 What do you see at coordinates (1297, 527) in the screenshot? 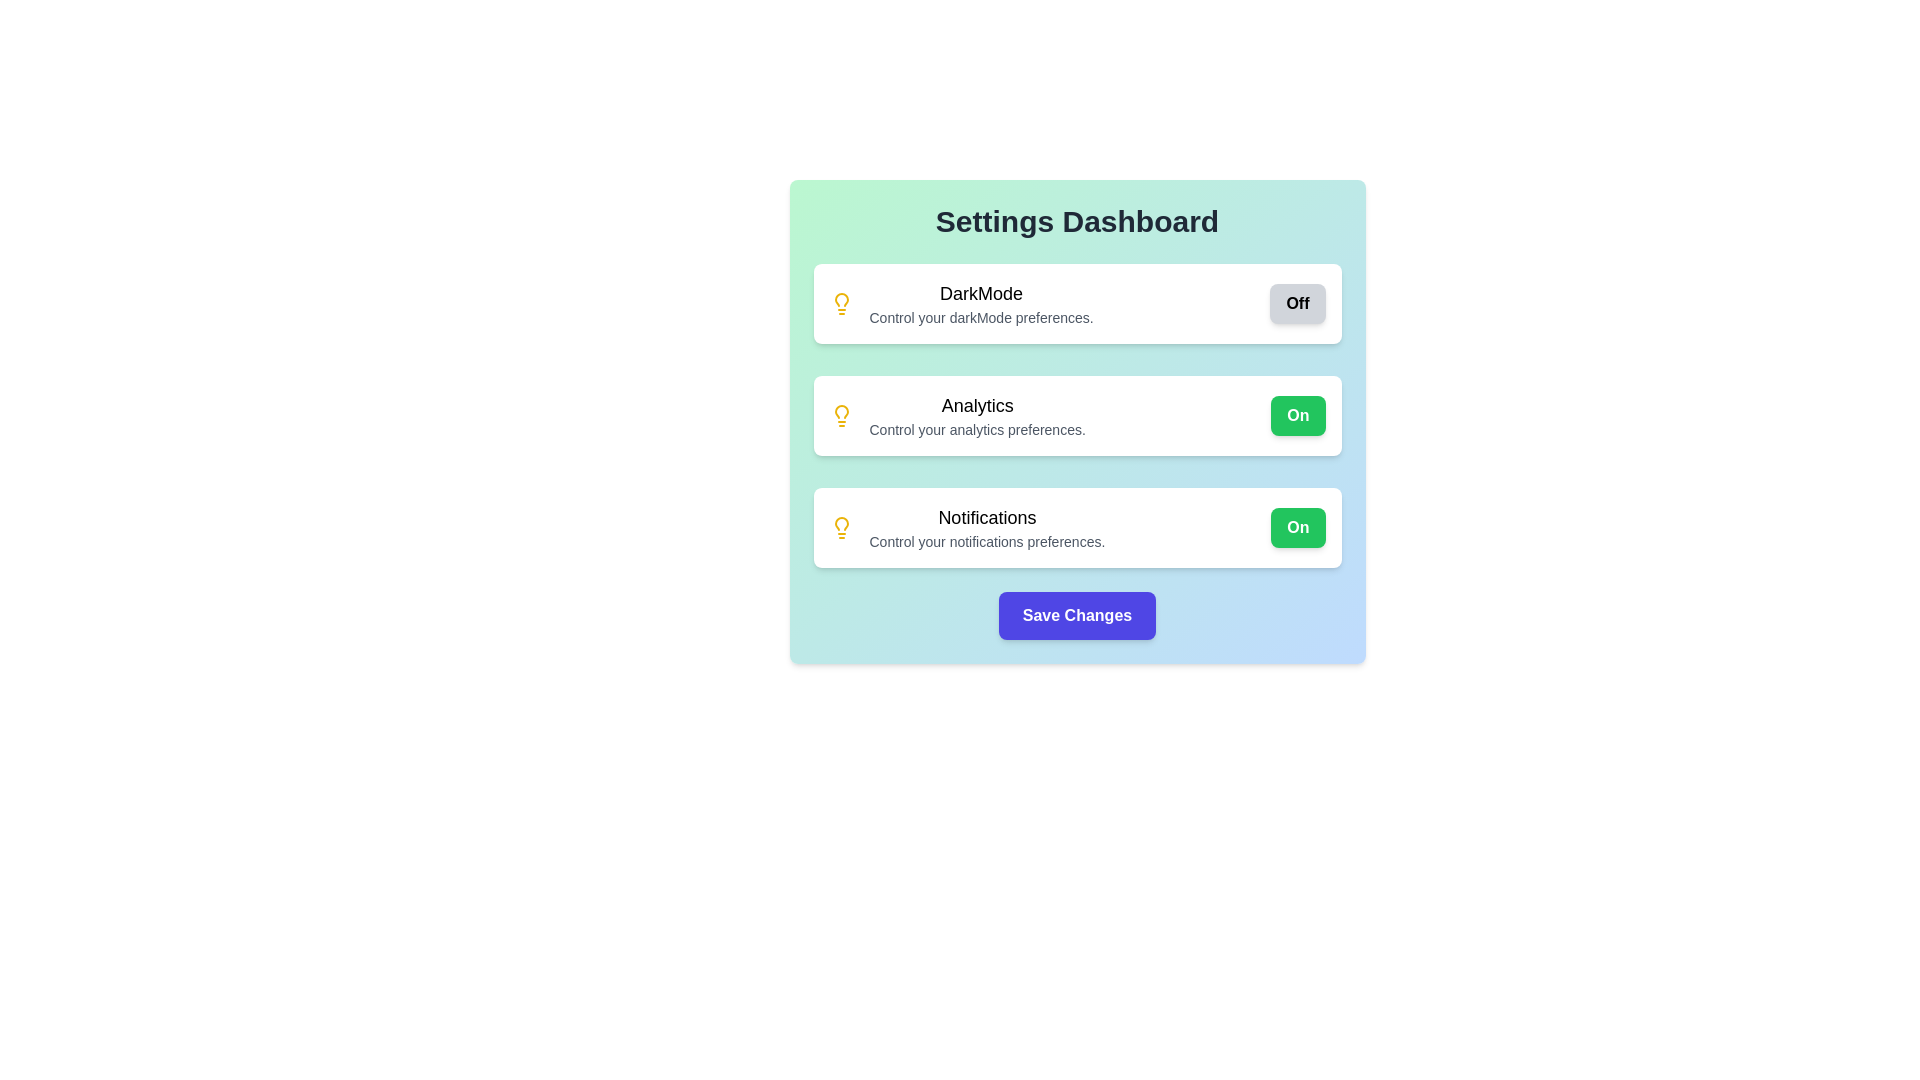
I see `the 'Notifications' toggle button to change its state` at bounding box center [1297, 527].